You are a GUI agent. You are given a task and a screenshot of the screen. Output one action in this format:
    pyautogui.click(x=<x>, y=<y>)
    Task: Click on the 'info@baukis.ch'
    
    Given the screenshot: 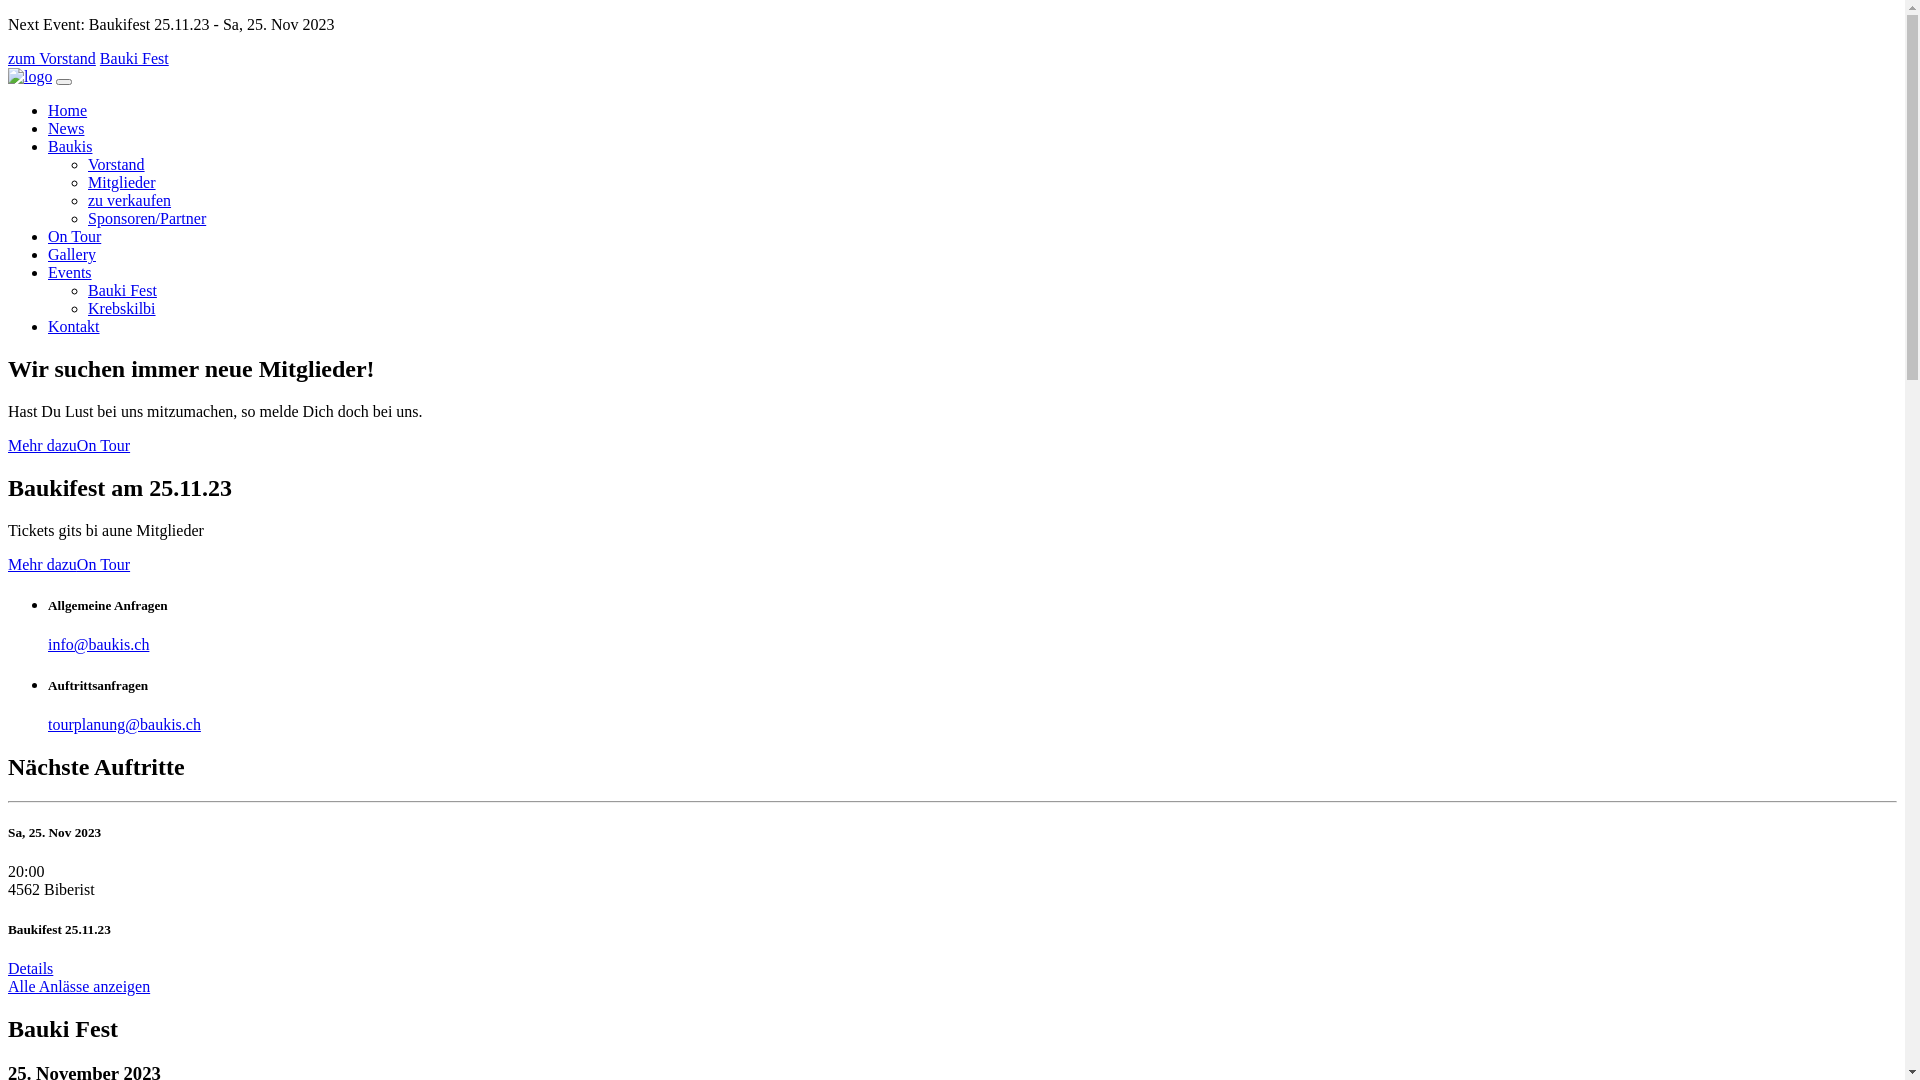 What is the action you would take?
    pyautogui.click(x=97, y=644)
    